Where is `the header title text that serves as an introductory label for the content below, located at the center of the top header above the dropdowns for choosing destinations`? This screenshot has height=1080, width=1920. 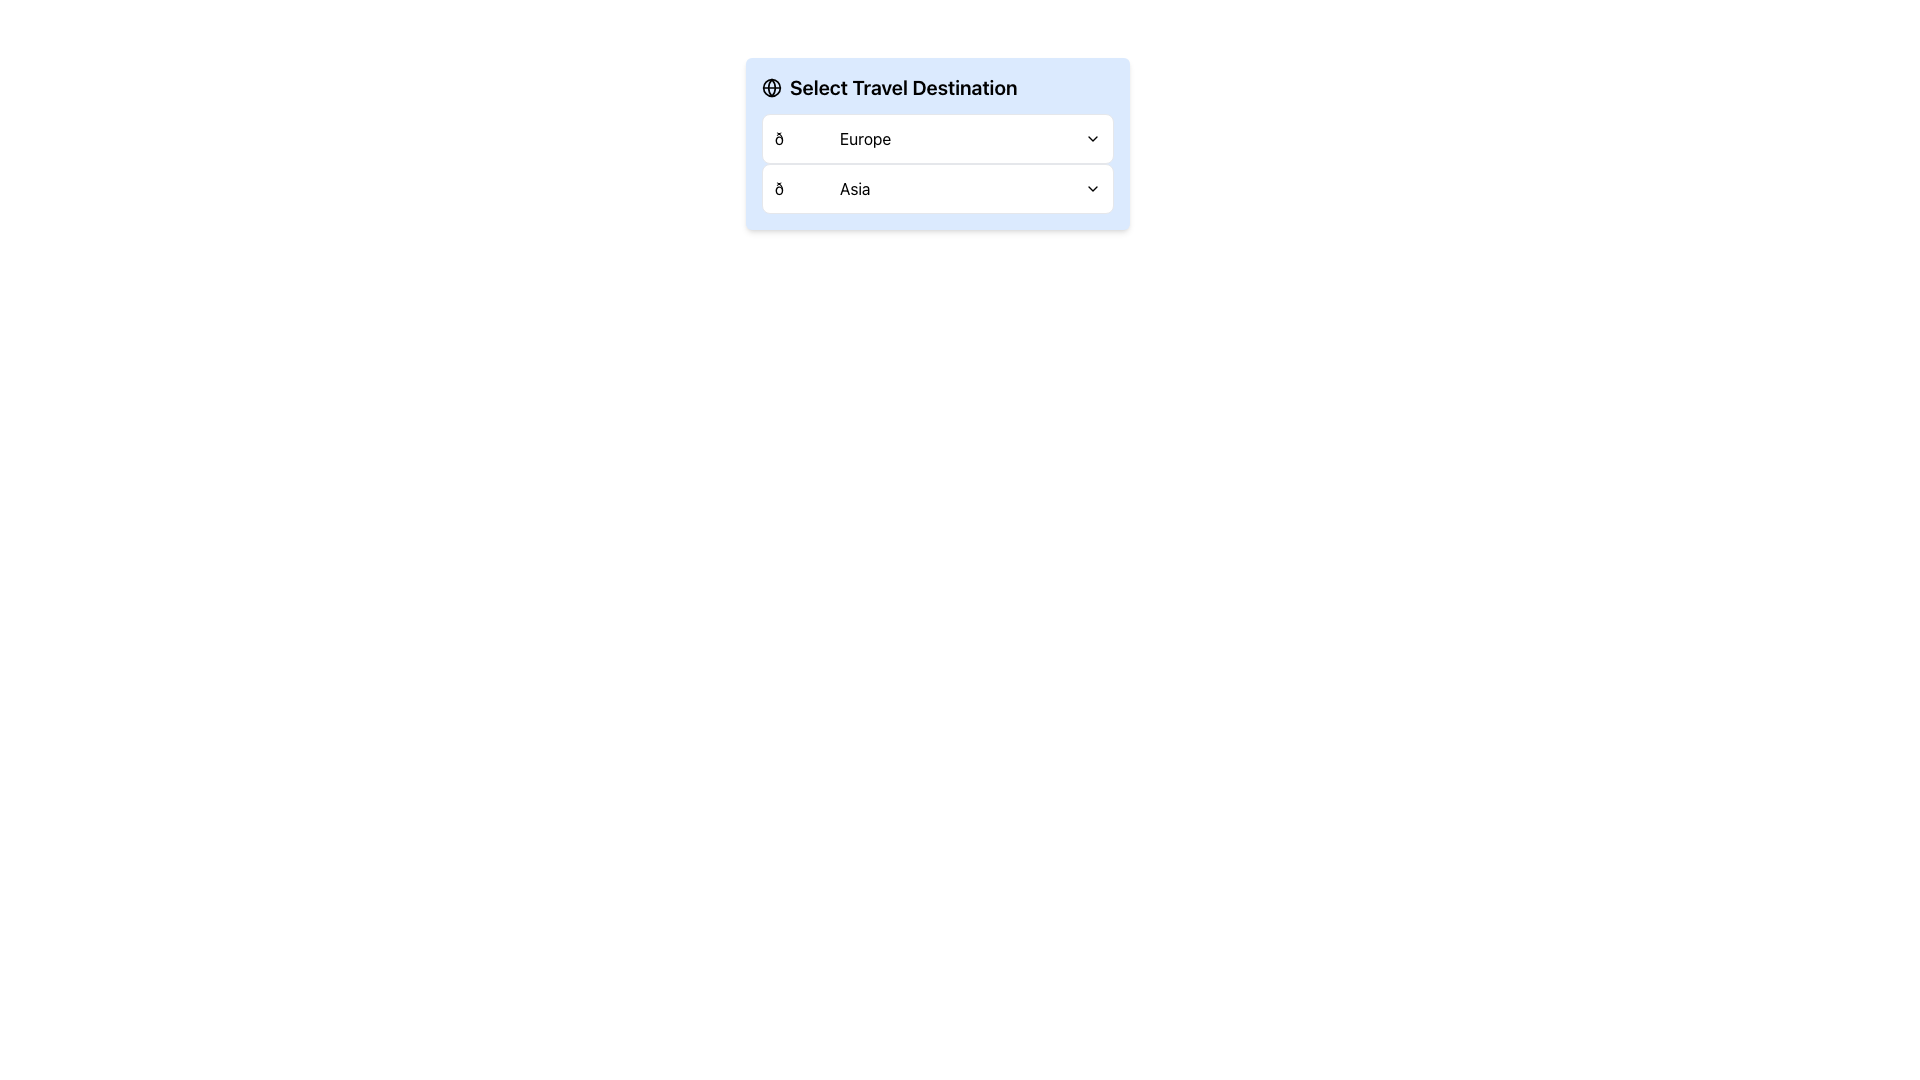 the header title text that serves as an introductory label for the content below, located at the center of the top header above the dropdowns for choosing destinations is located at coordinates (902, 87).